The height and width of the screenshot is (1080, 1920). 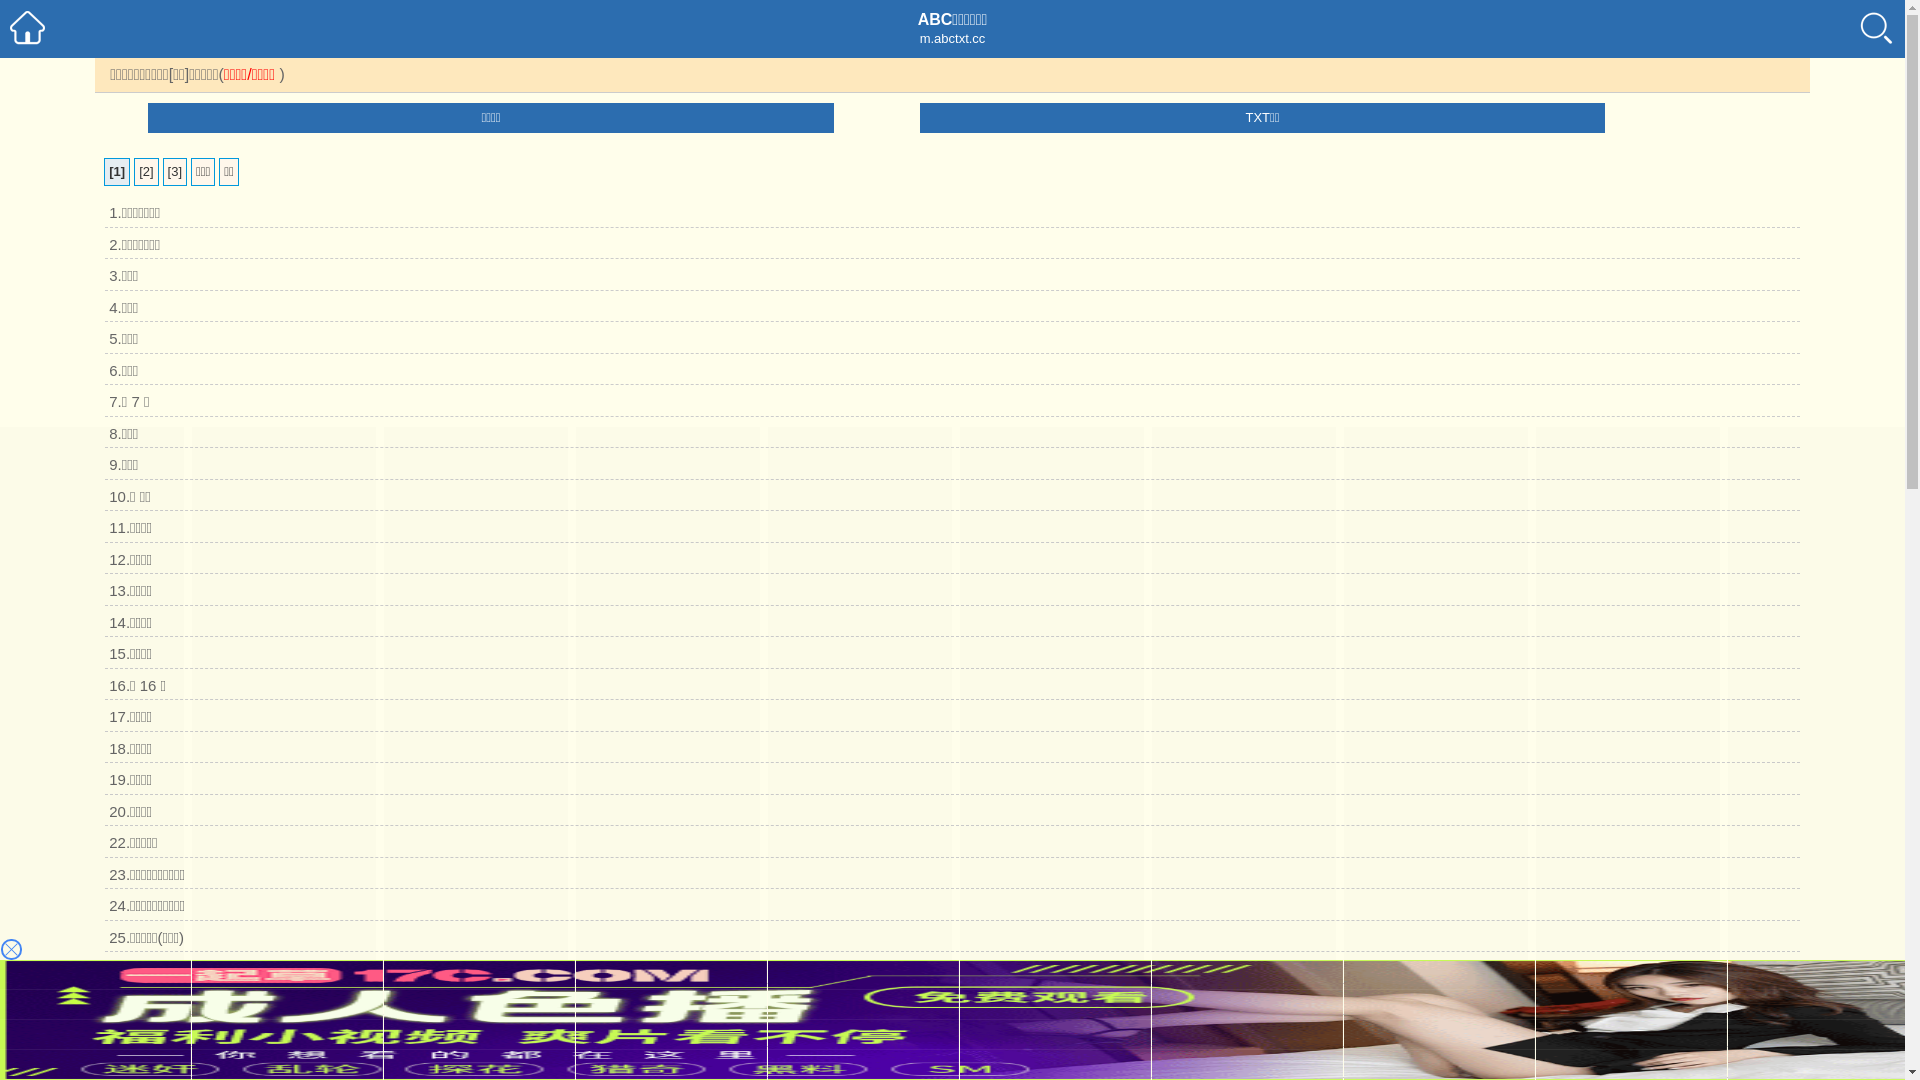 What do you see at coordinates (144, 171) in the screenshot?
I see `'[2]'` at bounding box center [144, 171].